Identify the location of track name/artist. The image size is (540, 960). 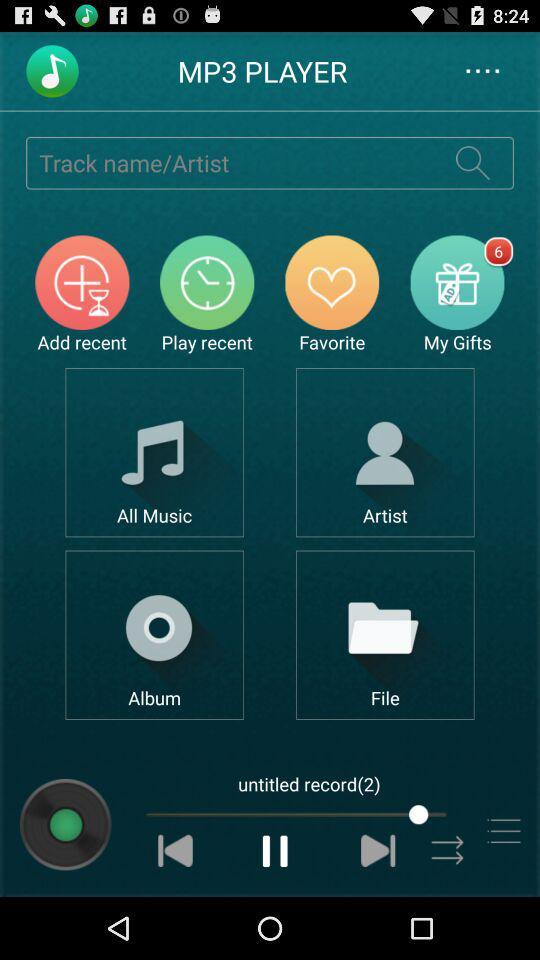
(228, 161).